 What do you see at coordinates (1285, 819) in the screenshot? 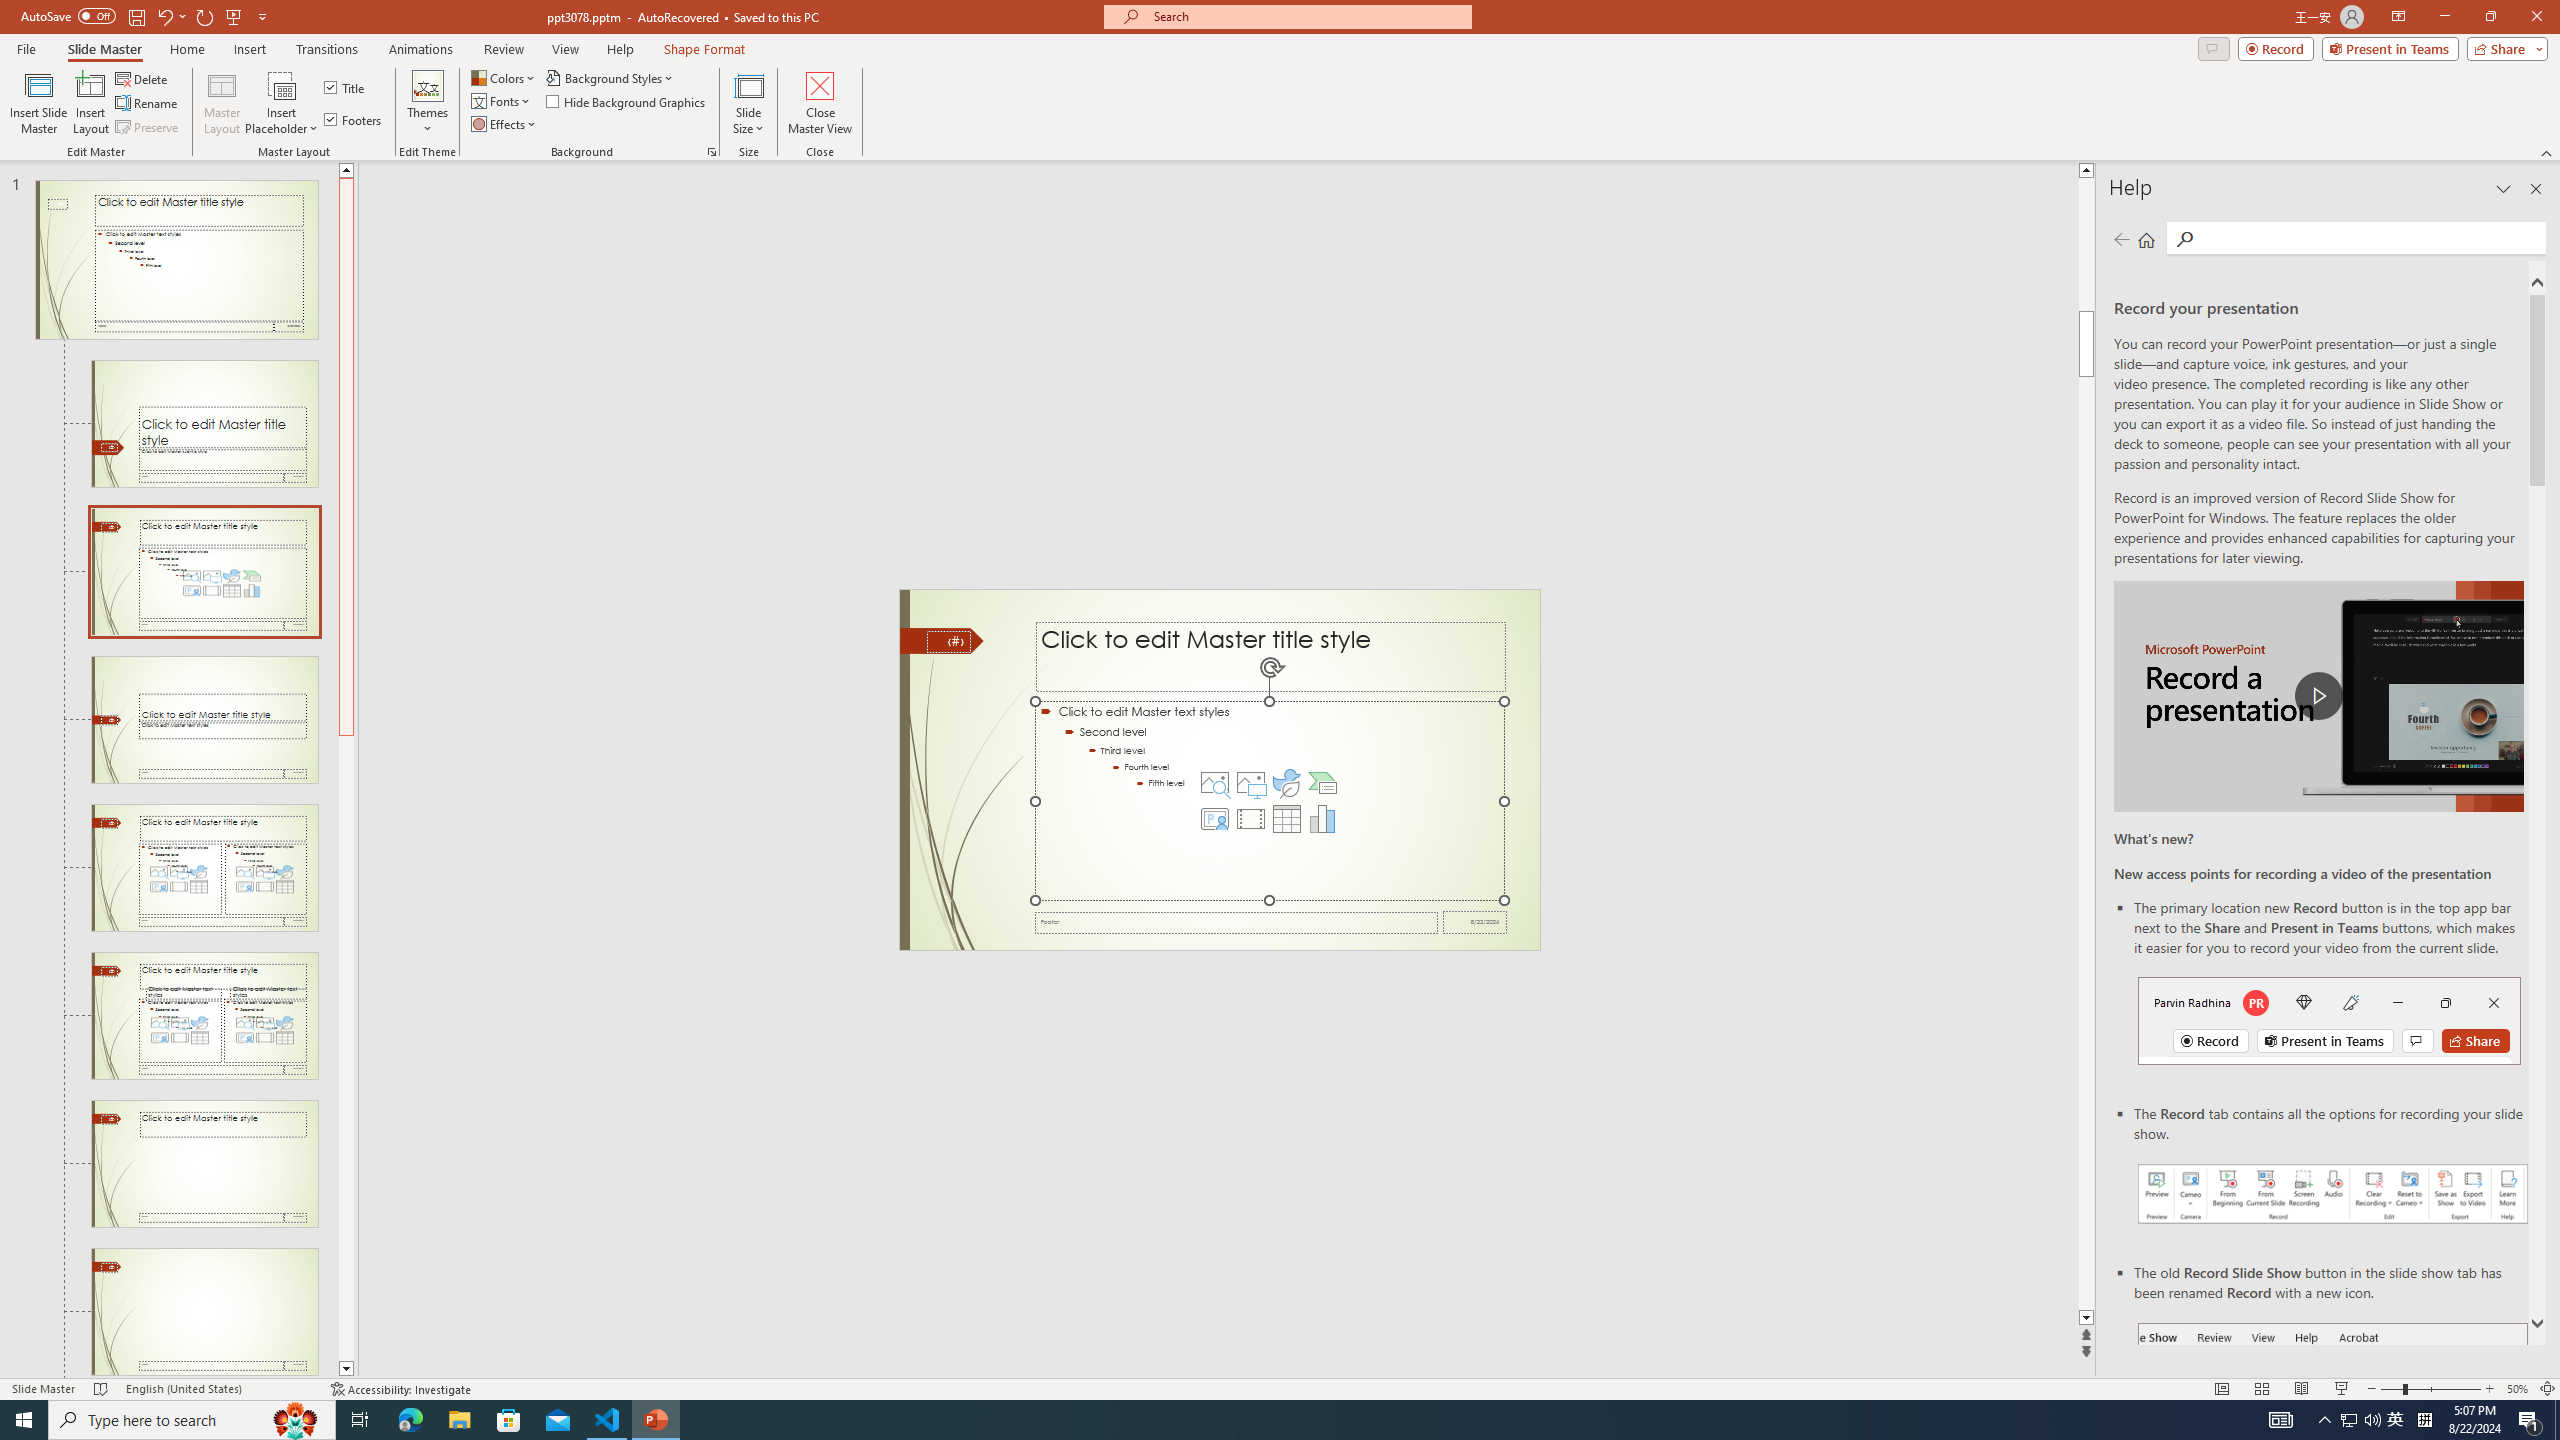
I see `'Insert Table'` at bounding box center [1285, 819].